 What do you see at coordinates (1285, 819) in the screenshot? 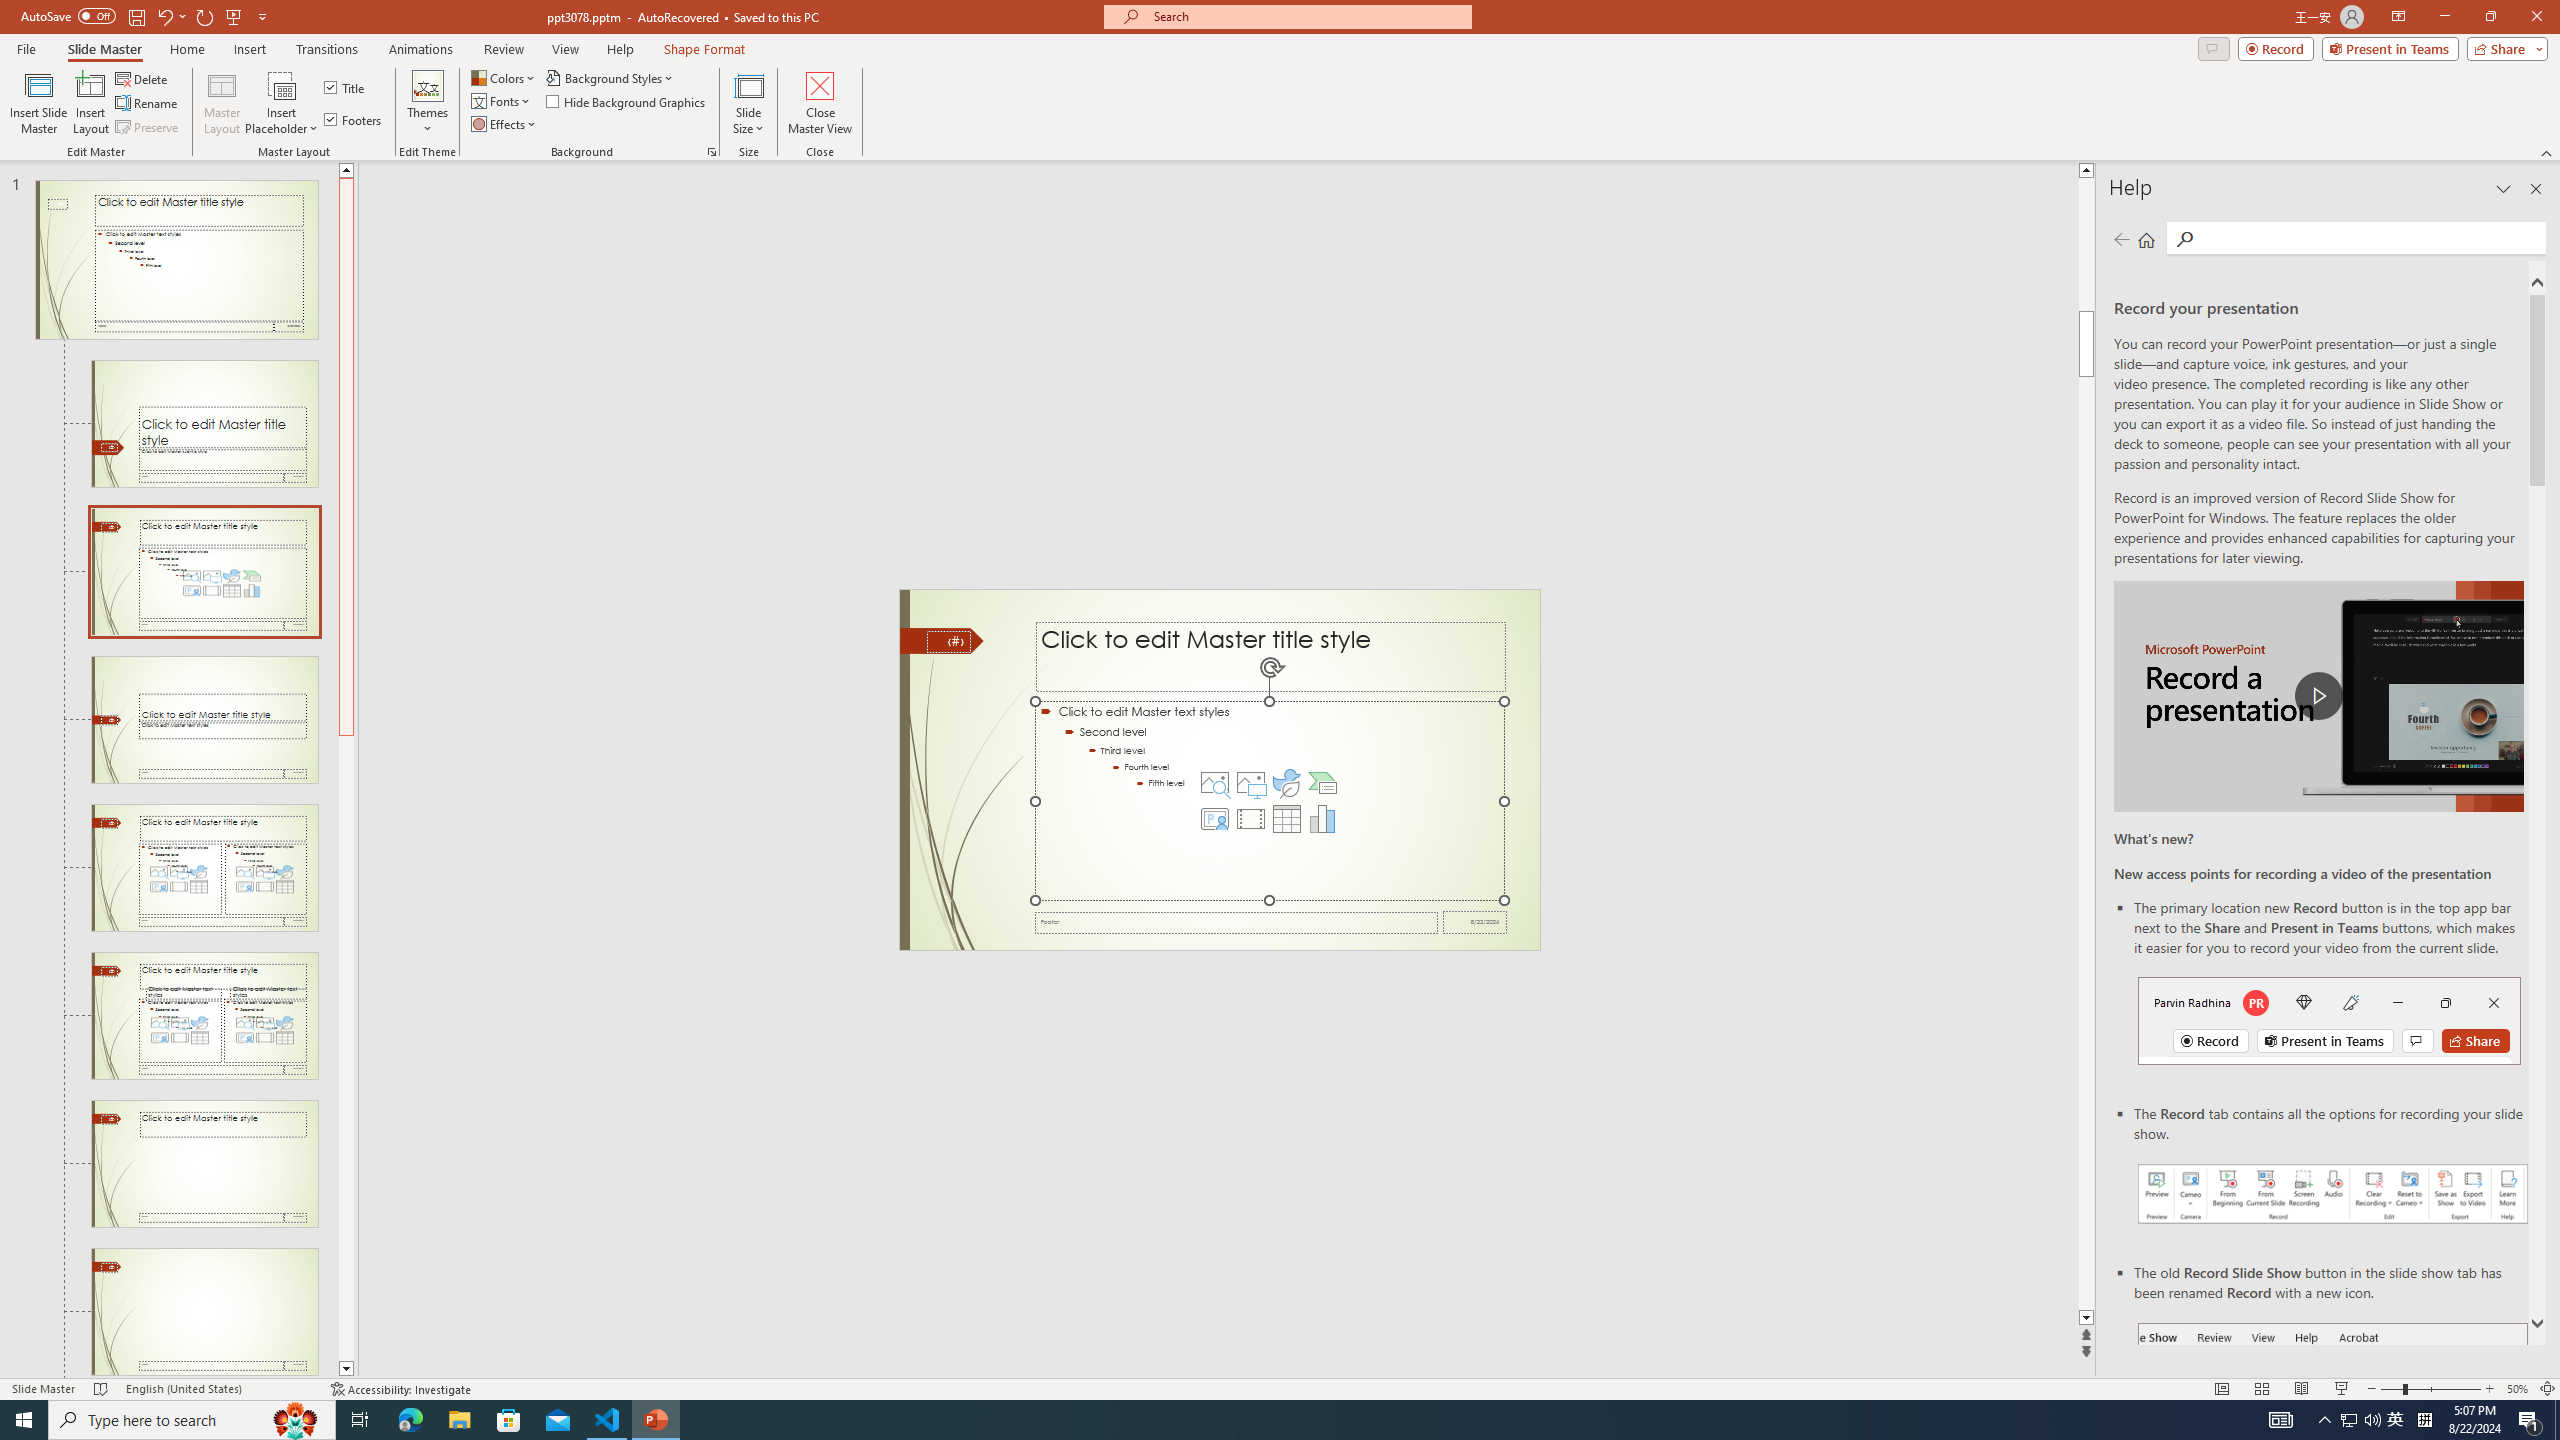
I see `'Insert Table'` at bounding box center [1285, 819].